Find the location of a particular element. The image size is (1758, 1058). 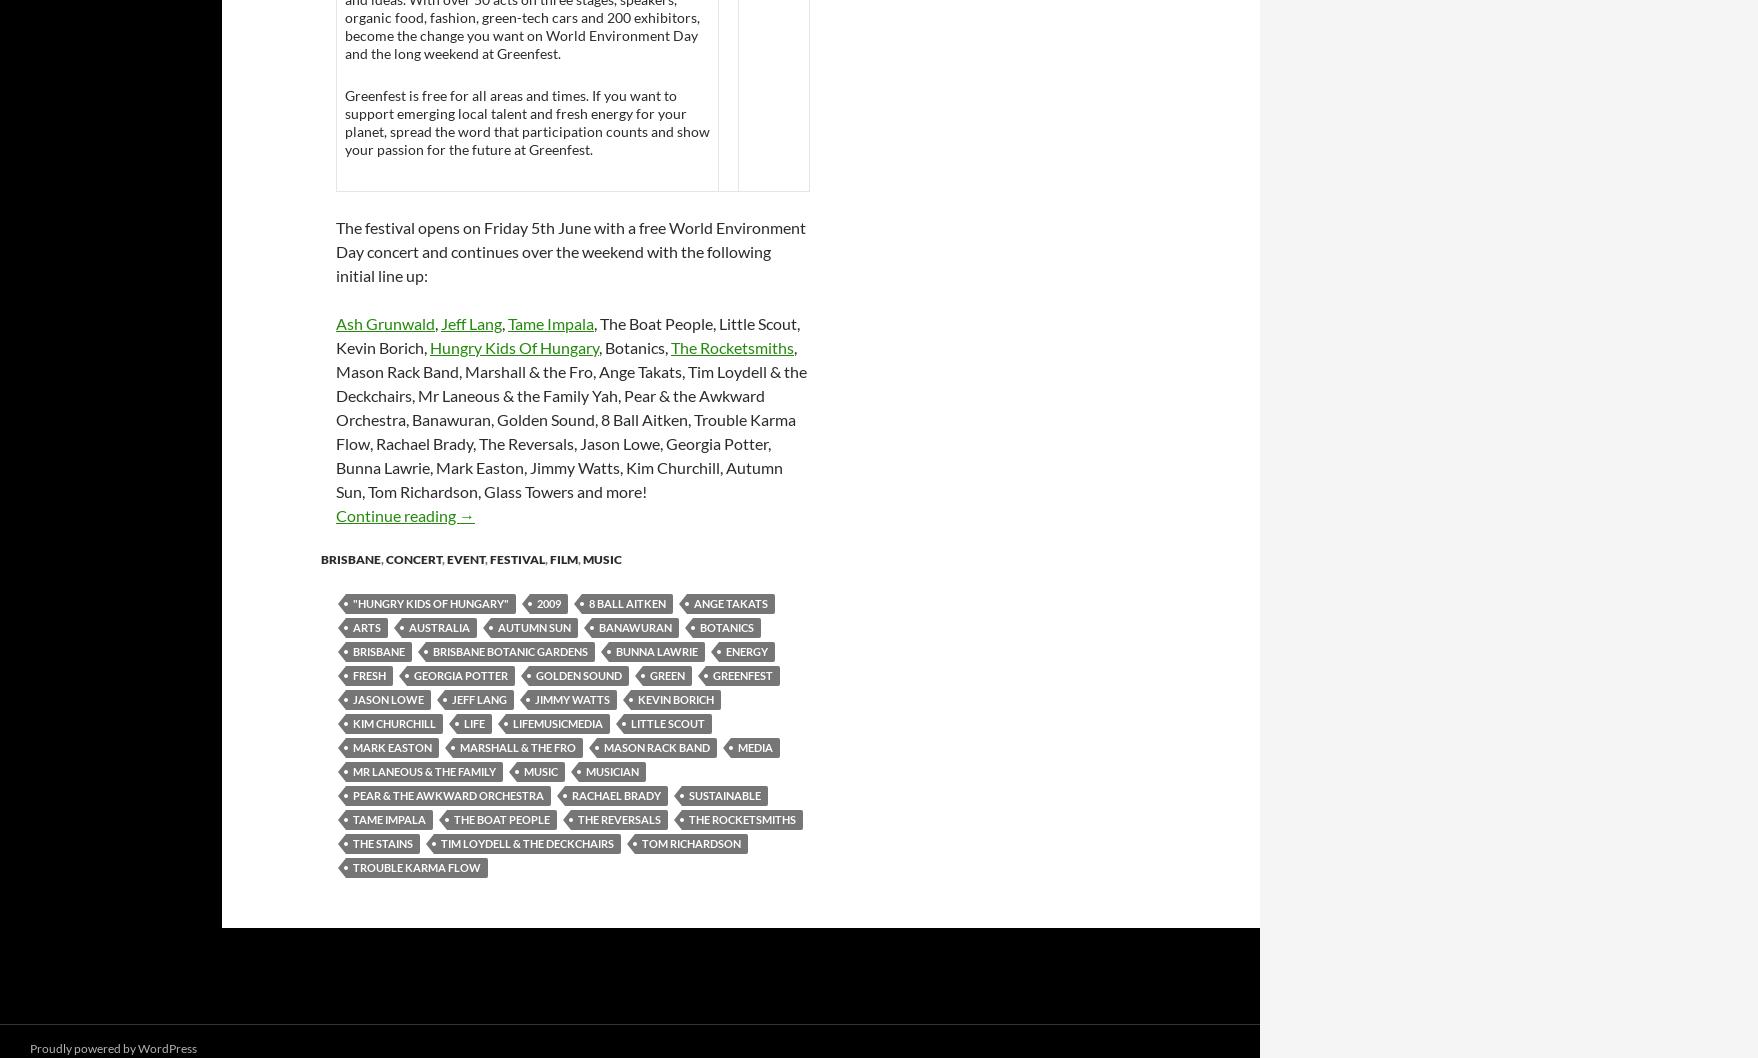

'Tim Loydell & the Deckchairs' is located at coordinates (526, 841).